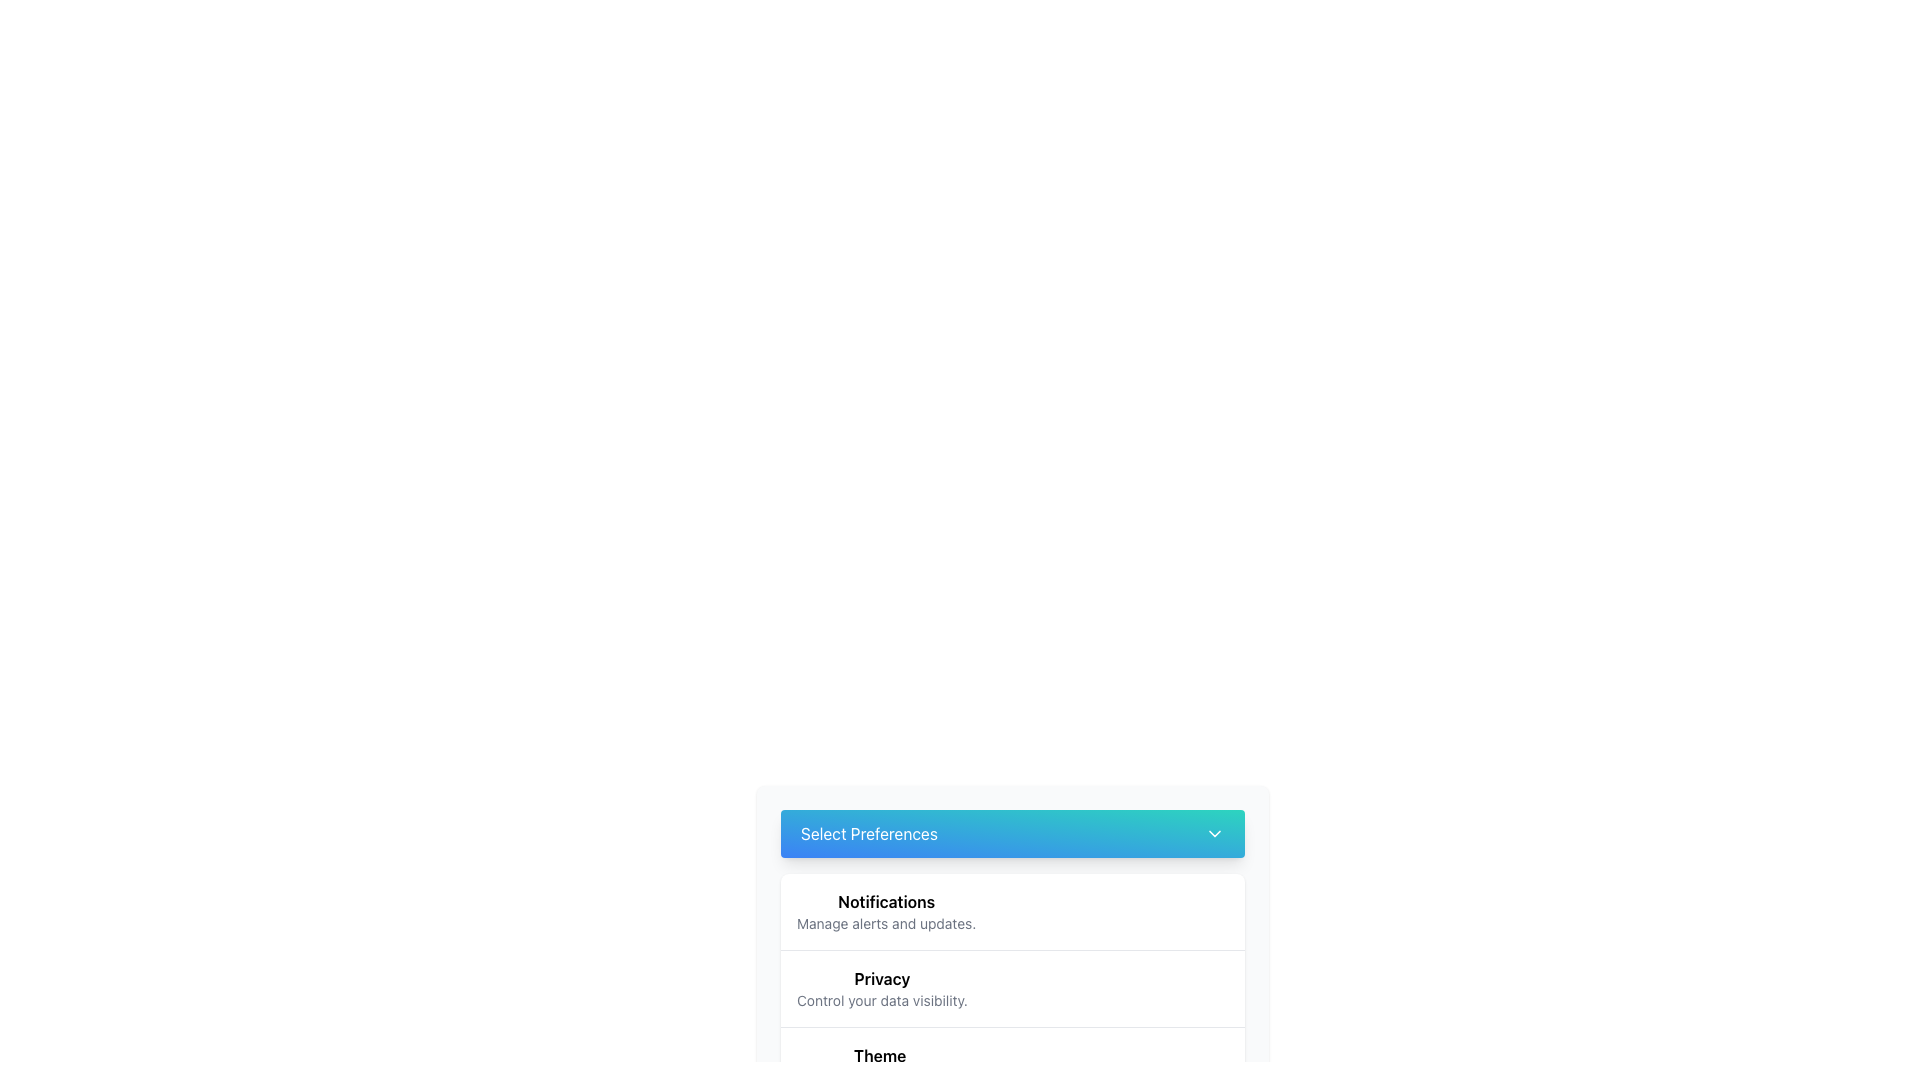 The image size is (1920, 1080). I want to click on the Notifications section title and description element located below the 'Select Preferences' blue title bar, so click(1012, 890).